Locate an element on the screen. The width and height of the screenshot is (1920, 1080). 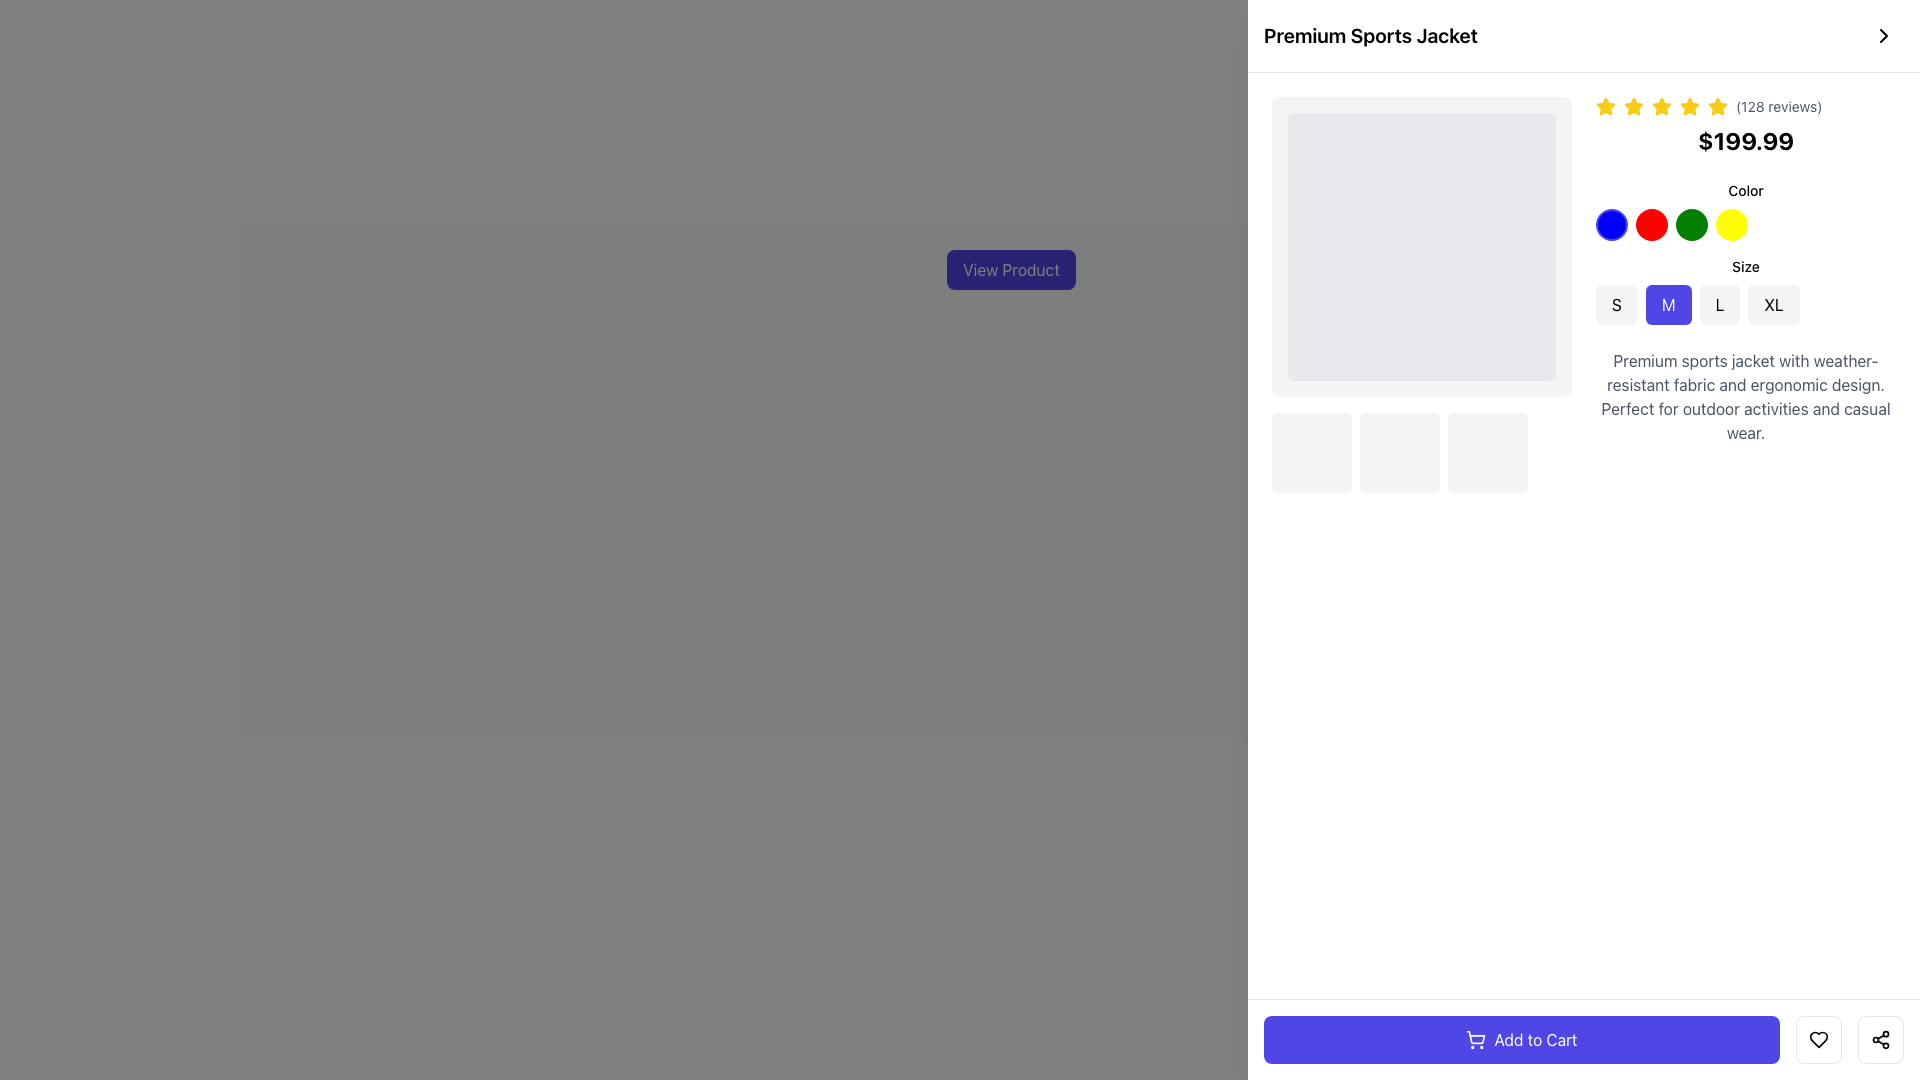
the text label reading 'Premium Sports Jacket', which is styled in a bold, large font size and located at the top-left corner of the product details page is located at coordinates (1369, 35).